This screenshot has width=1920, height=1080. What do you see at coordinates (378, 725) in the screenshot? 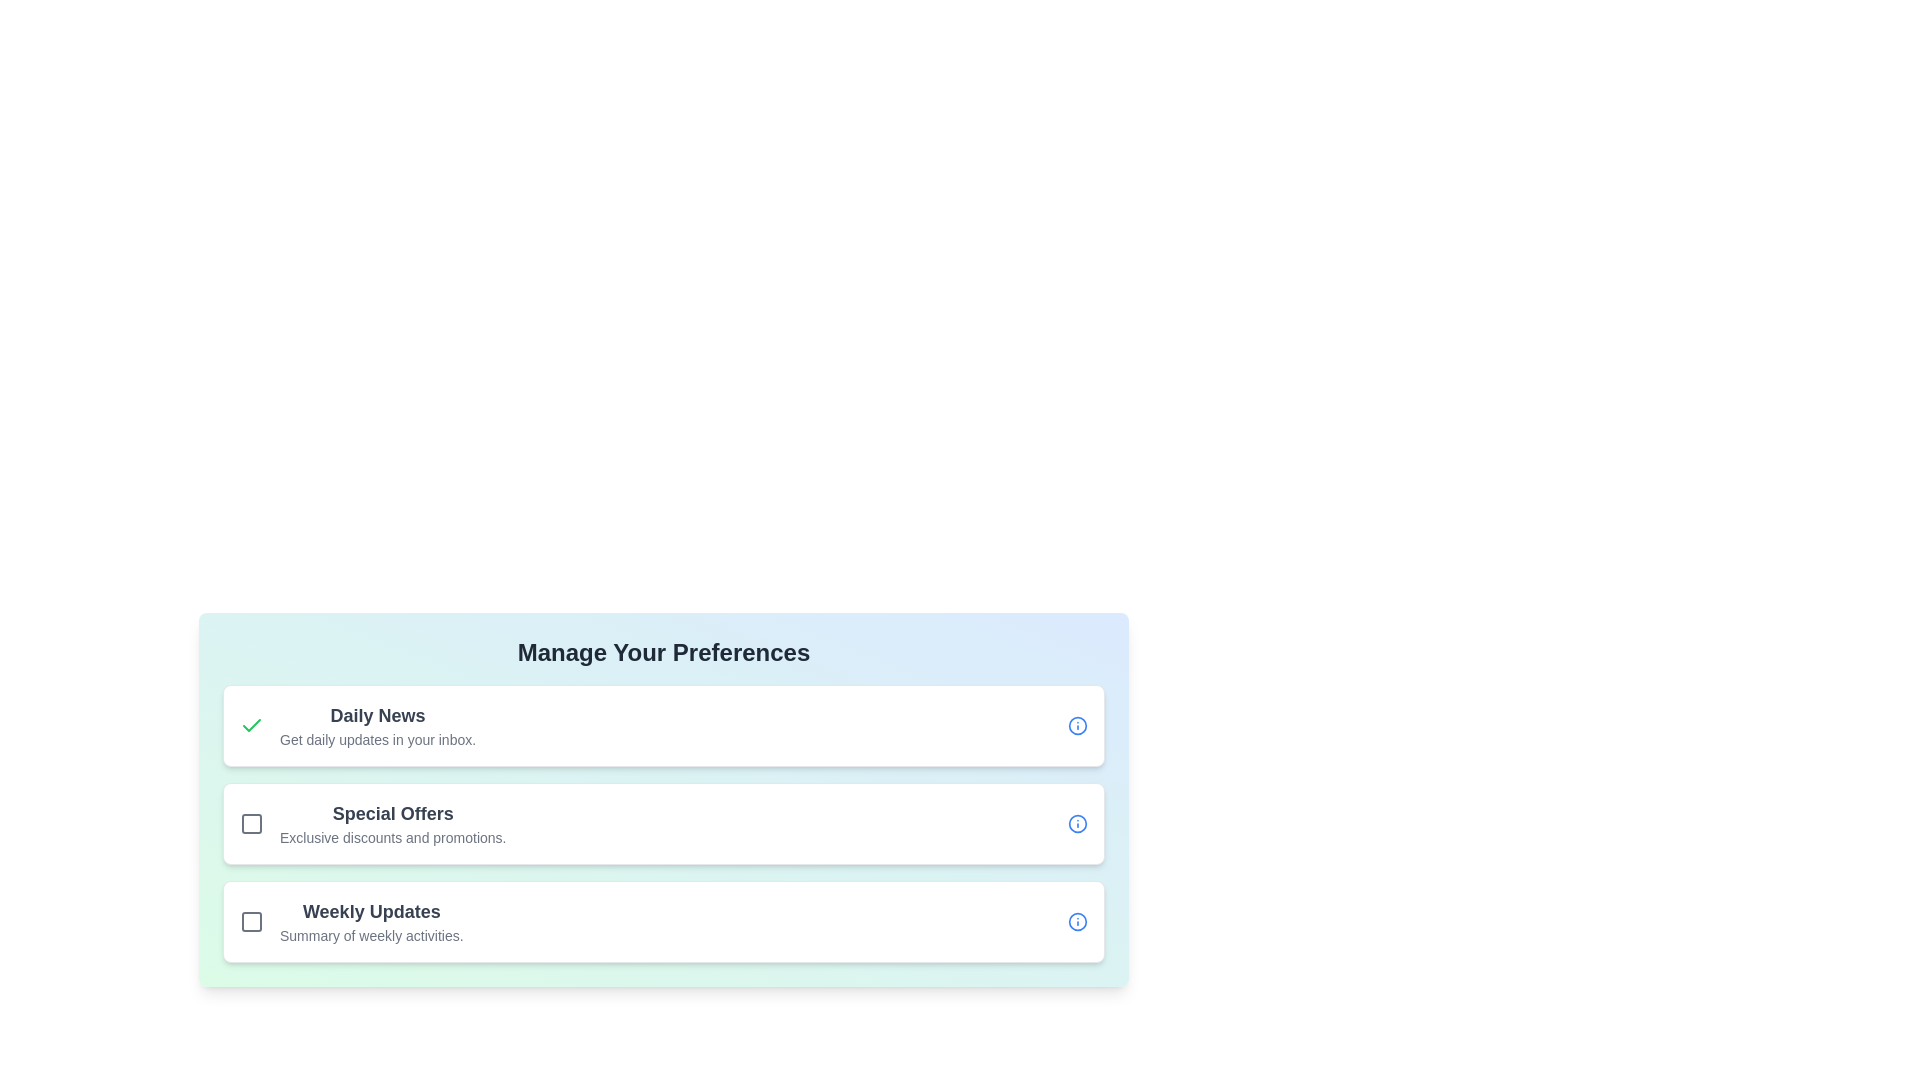
I see `descriptive text block for the 'Daily News' subscription option, which is the first element in a three-option list view` at bounding box center [378, 725].